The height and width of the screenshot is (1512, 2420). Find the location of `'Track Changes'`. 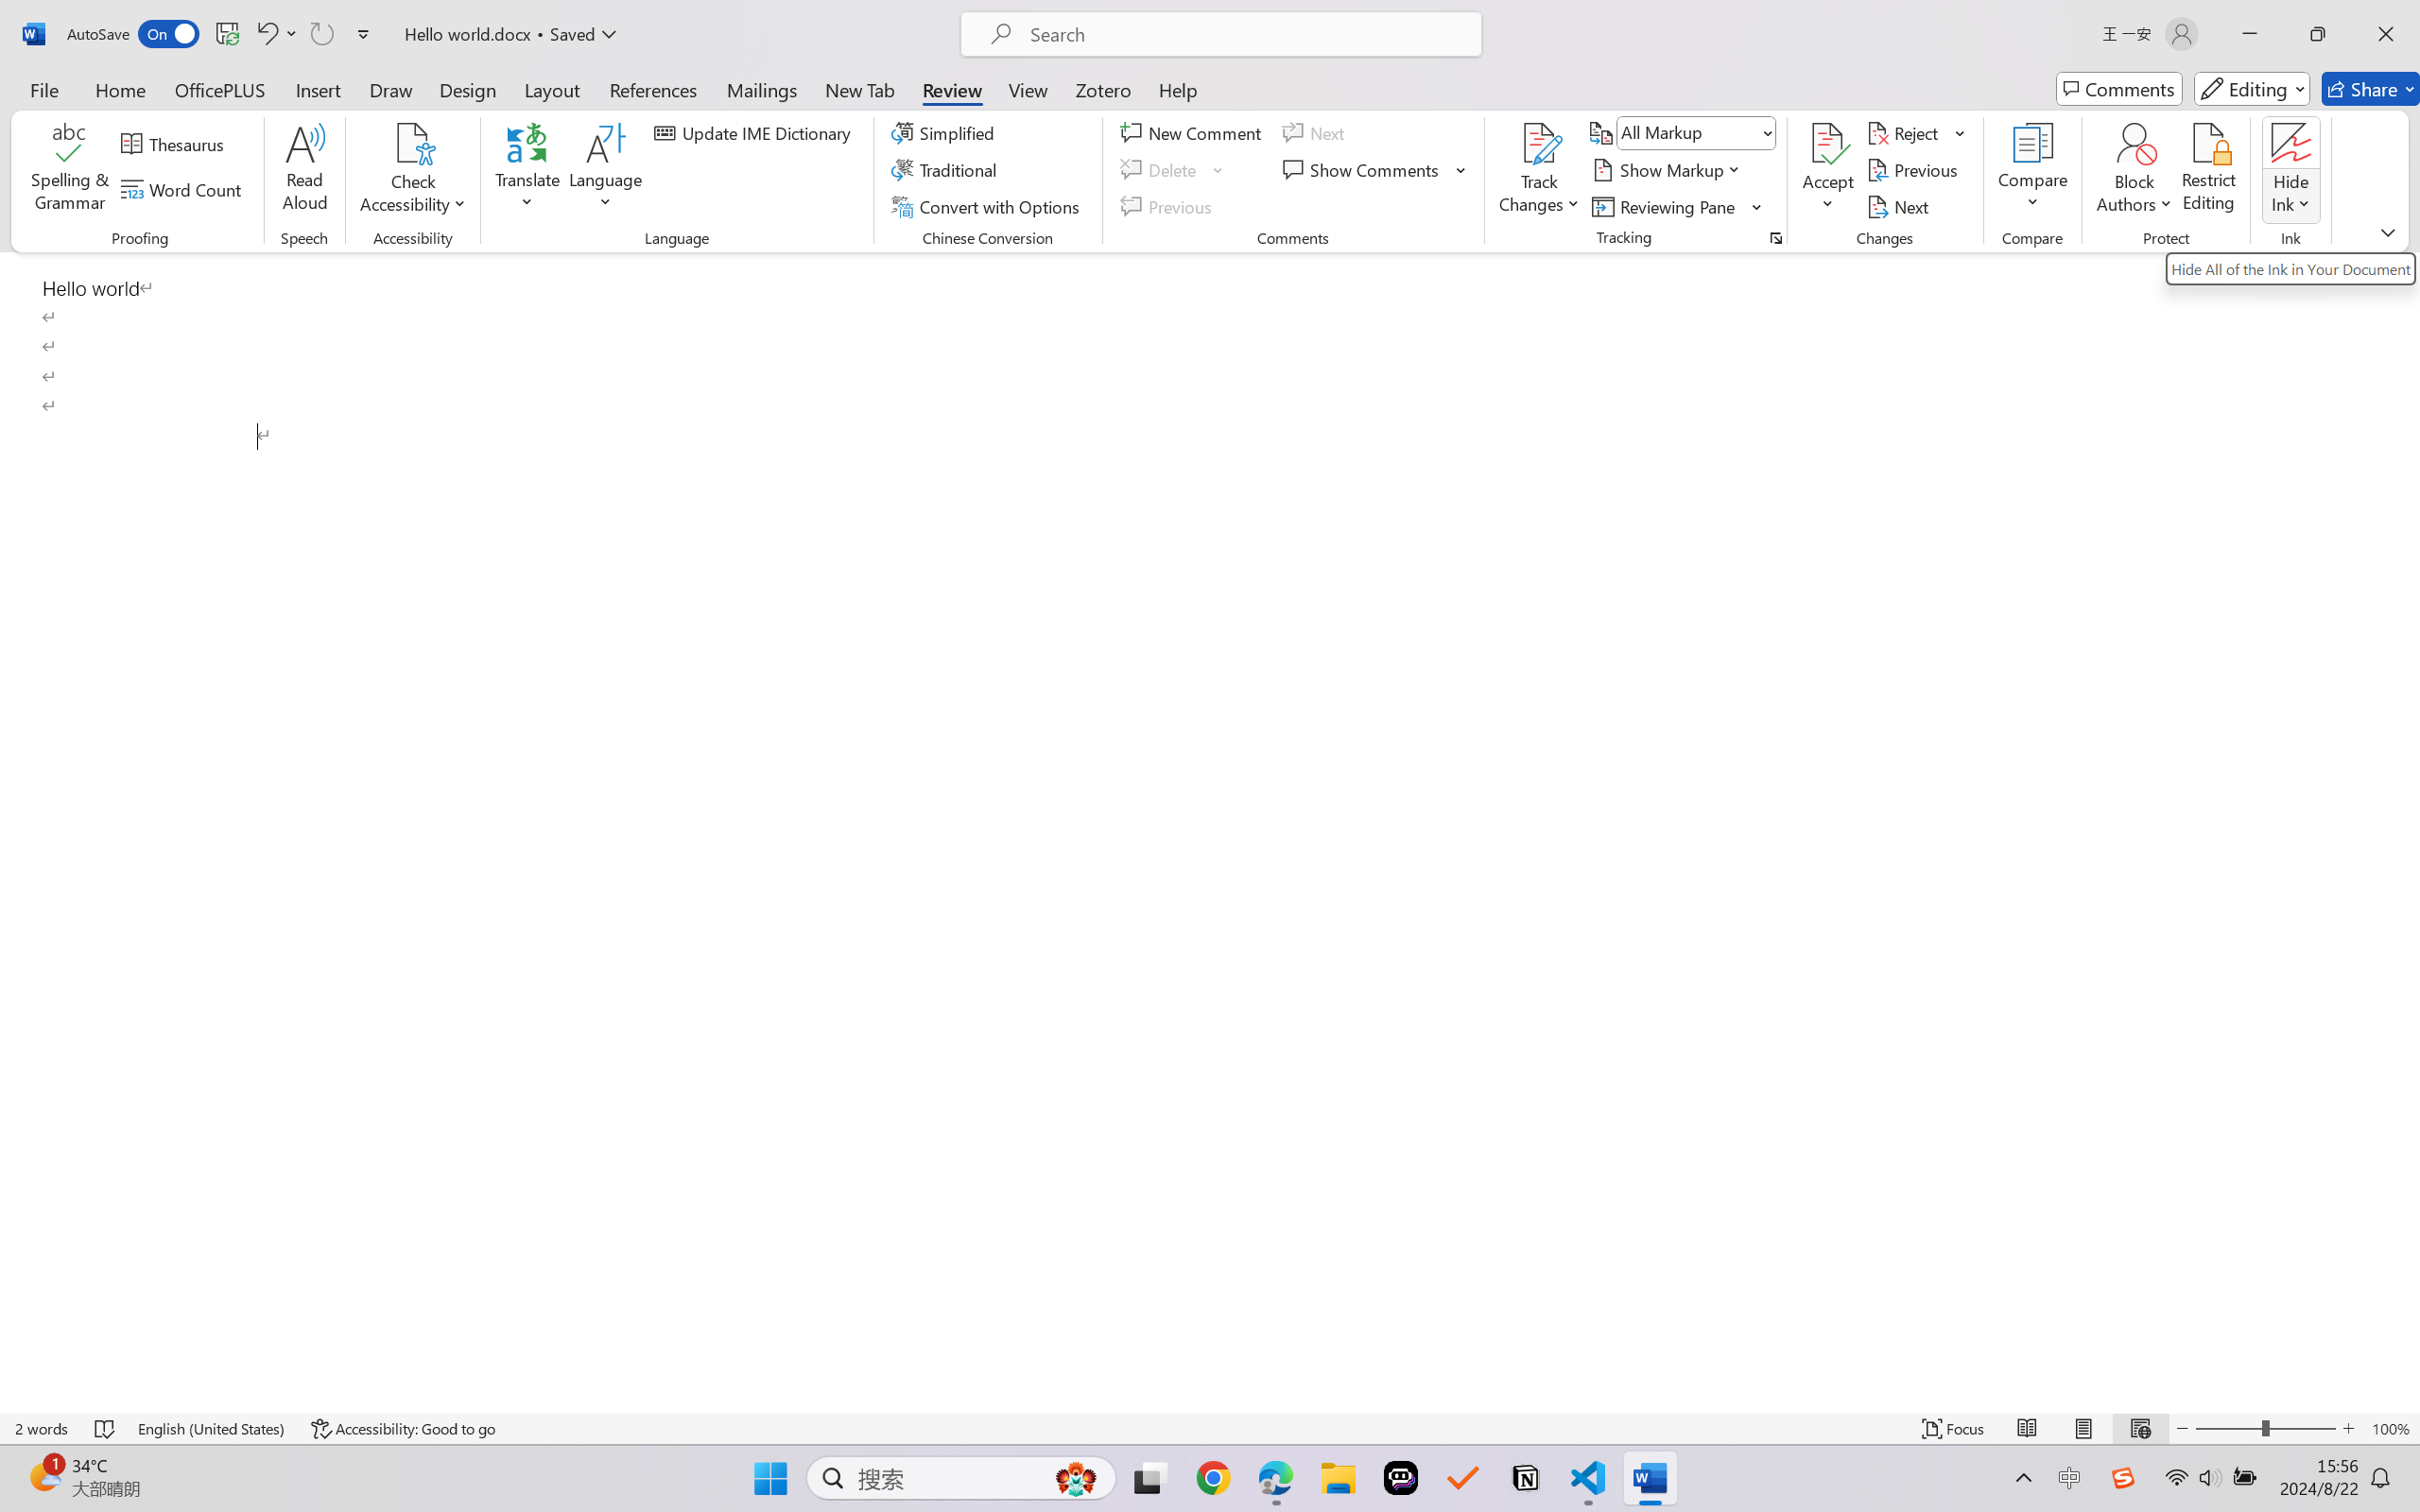

'Track Changes' is located at coordinates (1538, 143).